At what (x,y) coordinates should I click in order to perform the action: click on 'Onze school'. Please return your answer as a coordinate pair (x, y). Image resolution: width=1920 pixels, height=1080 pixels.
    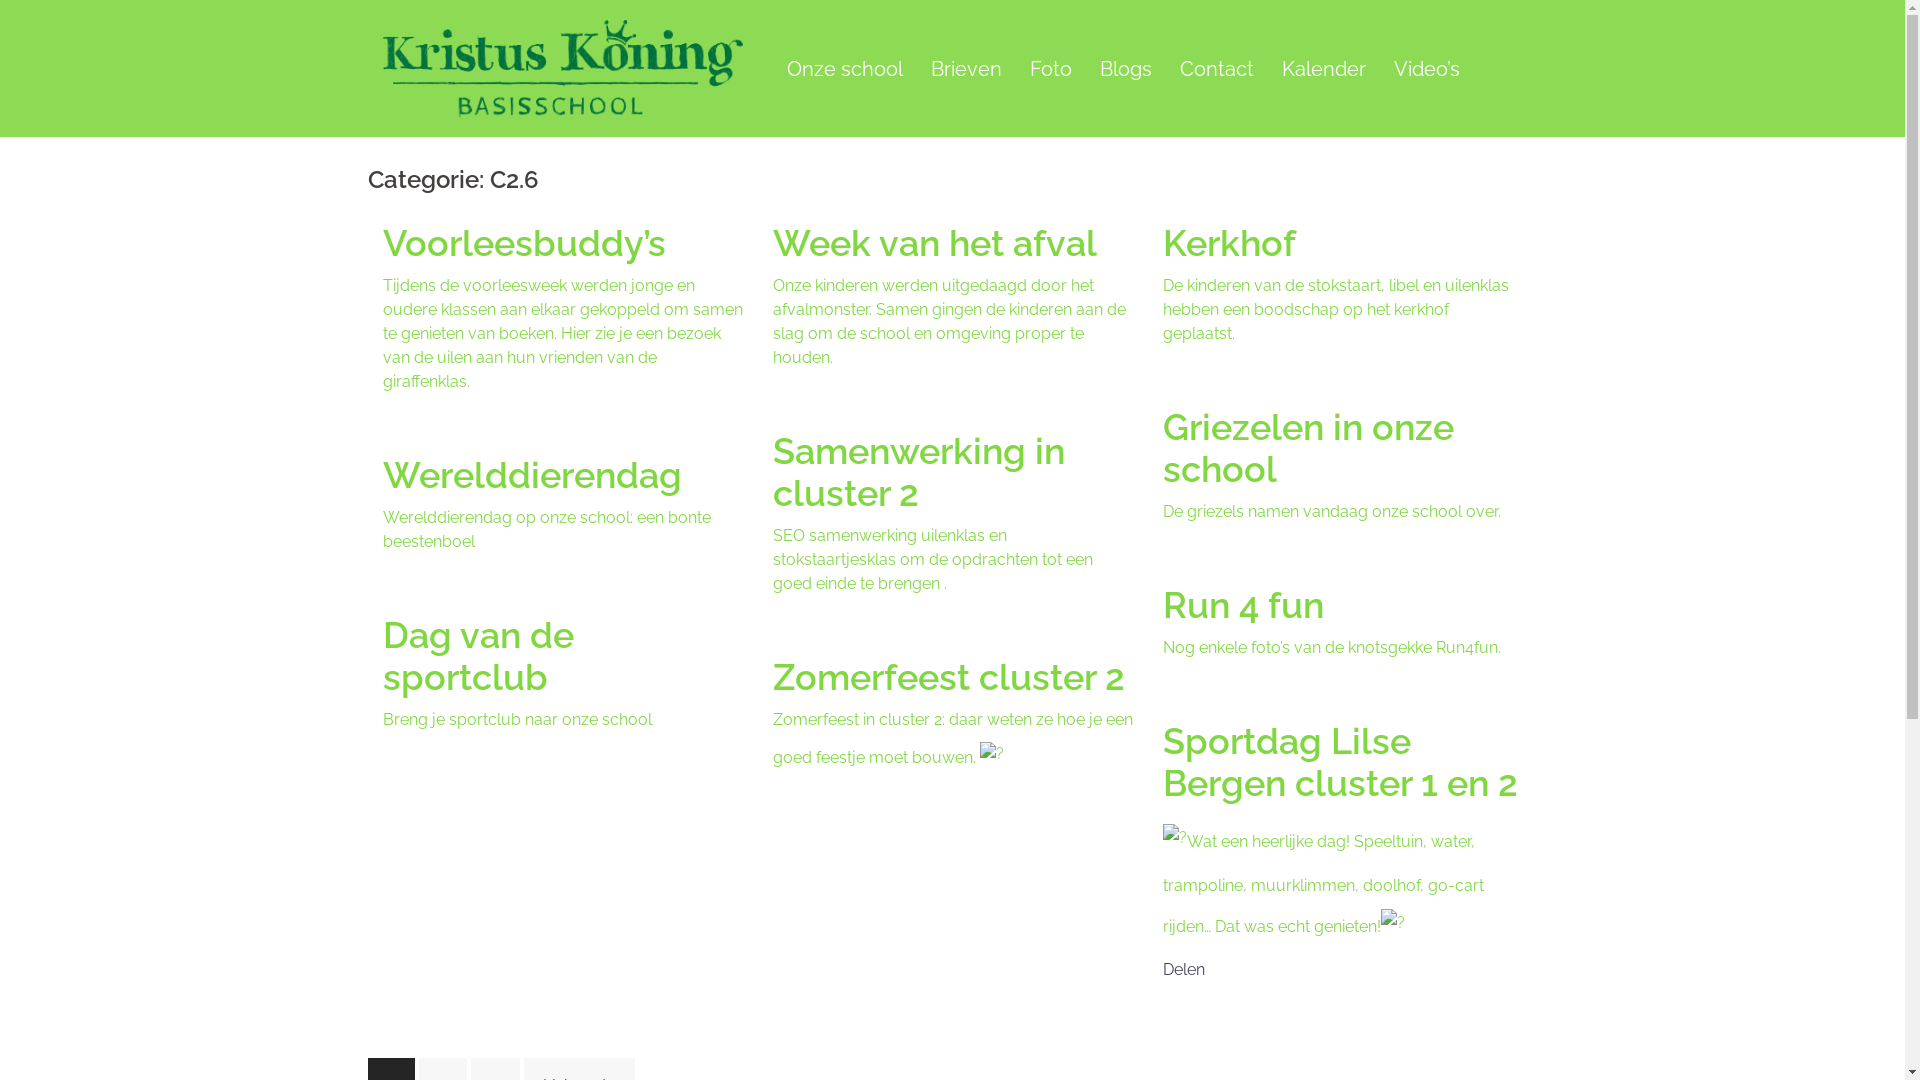
    Looking at the image, I should click on (844, 68).